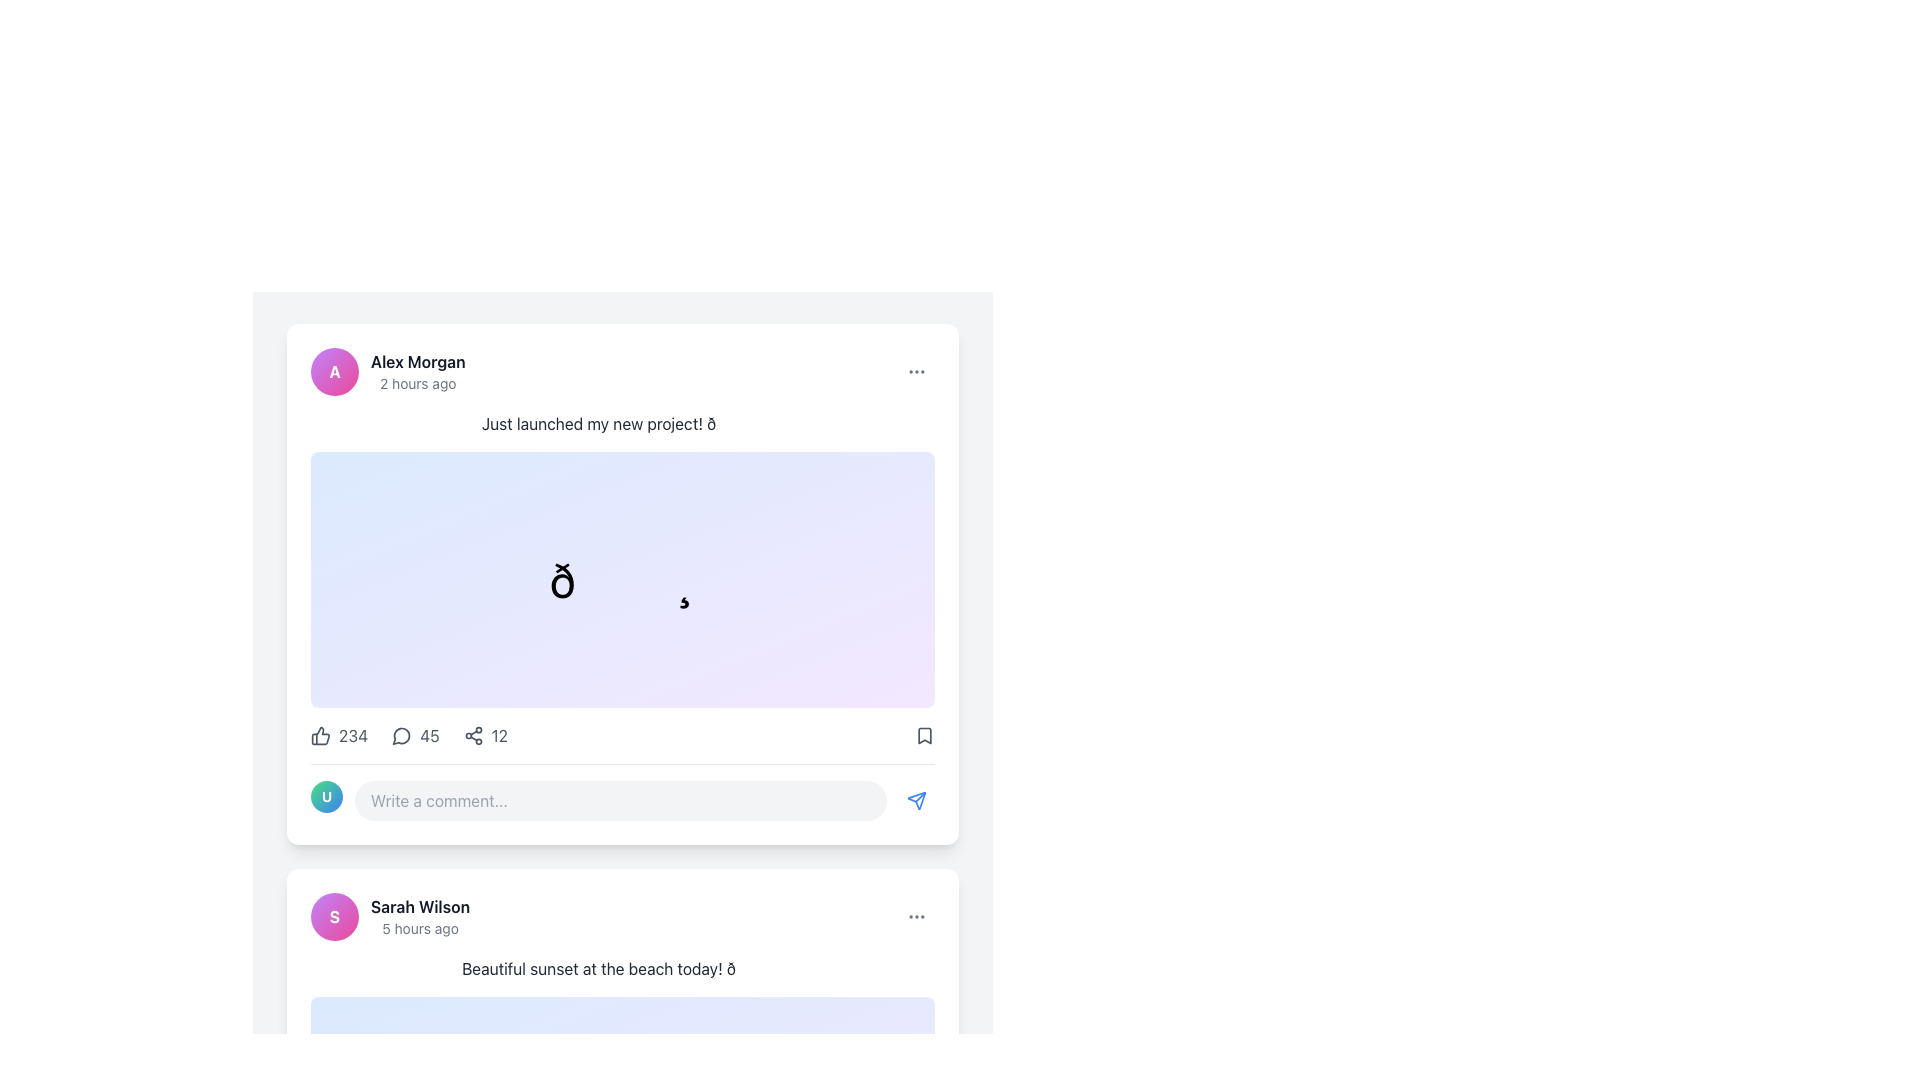 This screenshot has width=1920, height=1080. Describe the element at coordinates (915, 800) in the screenshot. I see `the blue send icon styled as a paper plane located at the bottom-right corner of the post box to send the message` at that location.